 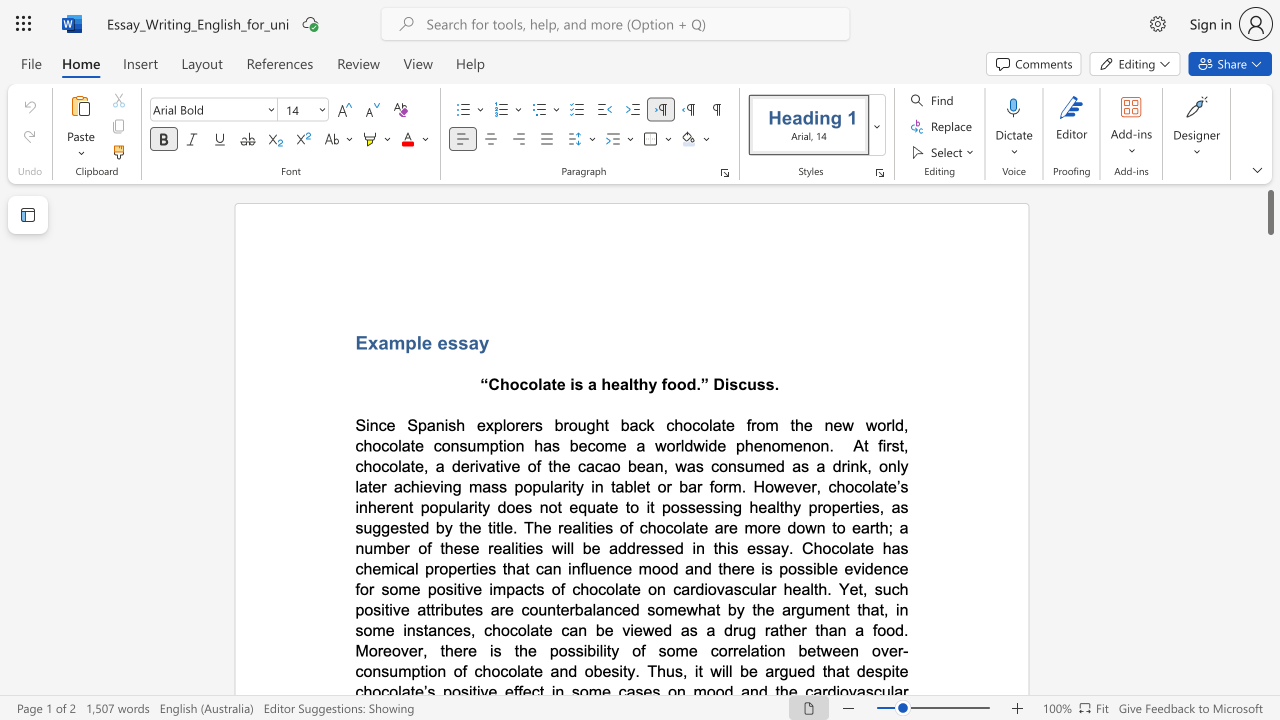 What do you see at coordinates (1269, 550) in the screenshot?
I see `the scrollbar to slide the page down` at bounding box center [1269, 550].